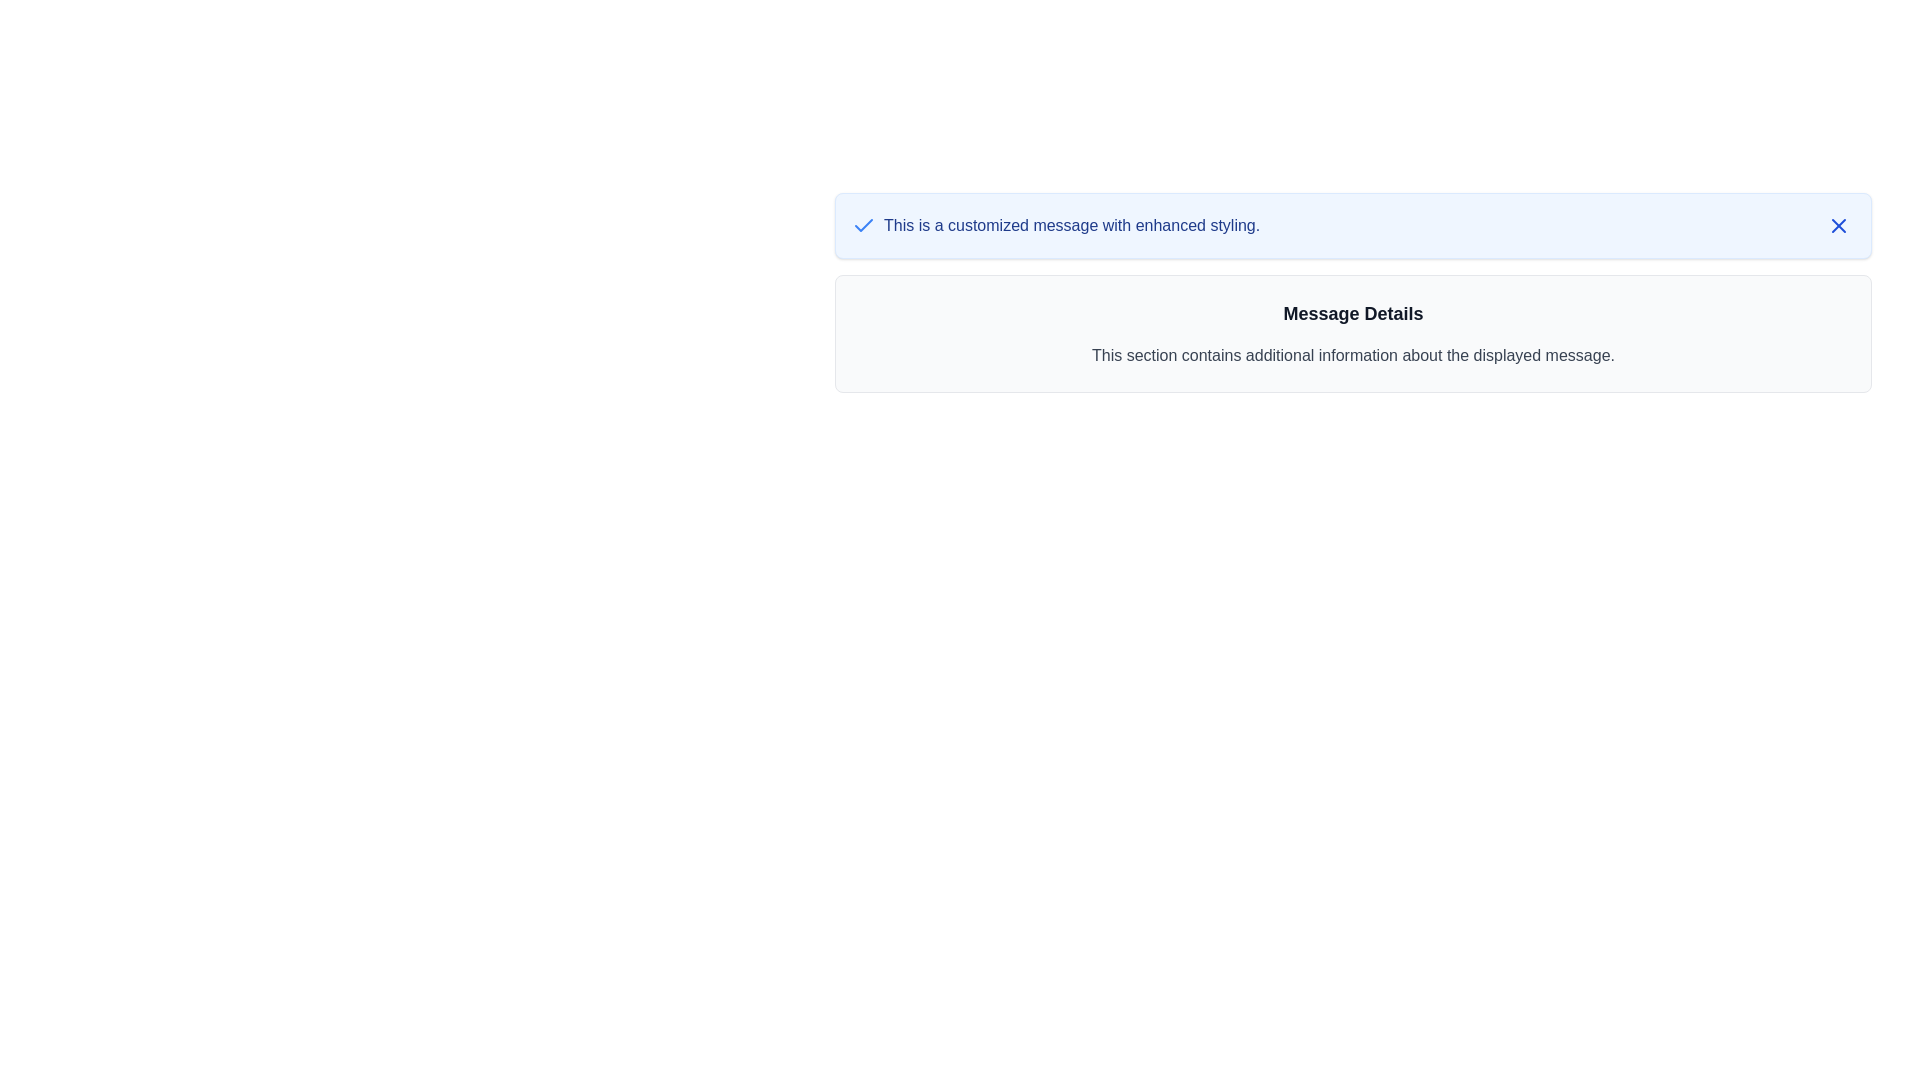 Image resolution: width=1920 pixels, height=1080 pixels. I want to click on the small blue cross icon button located at the top-right corner of the blue message box to enhance its outline visibility, so click(1838, 225).